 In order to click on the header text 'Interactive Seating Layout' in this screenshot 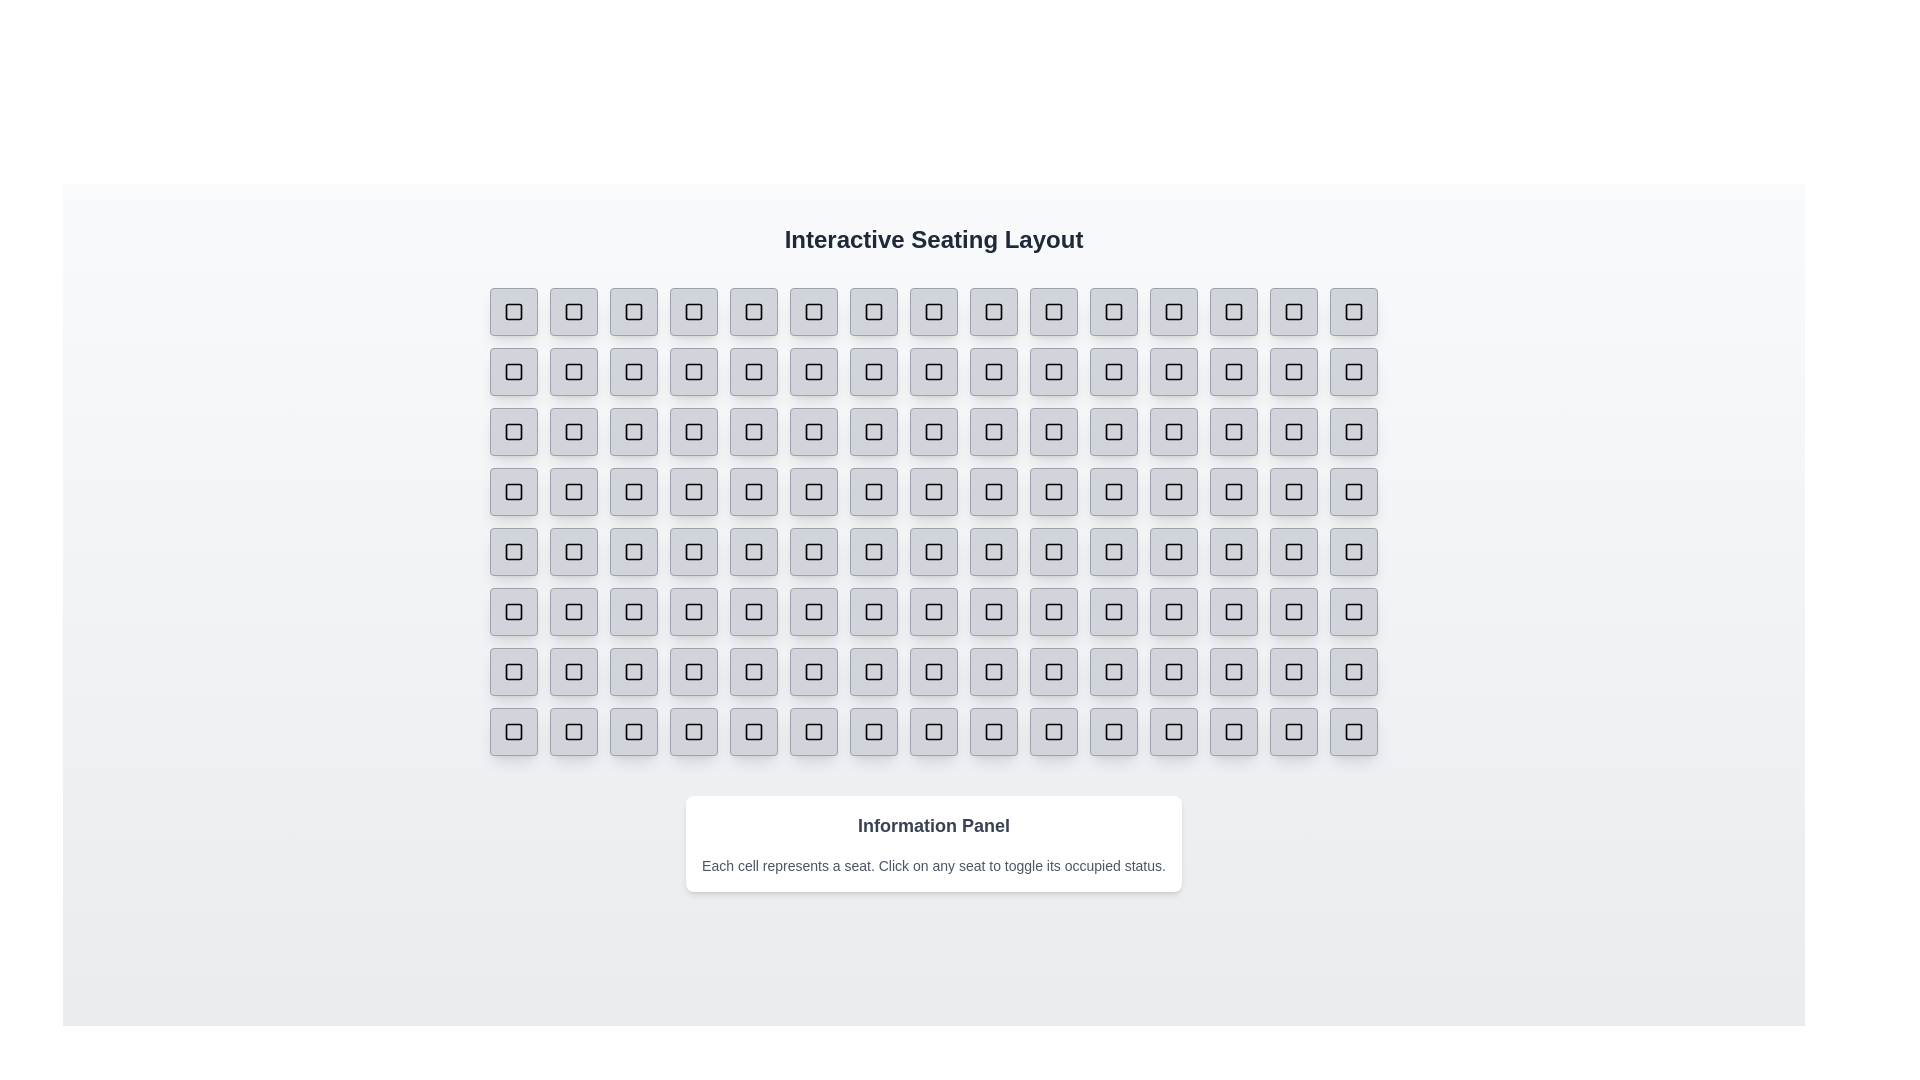, I will do `click(933, 238)`.